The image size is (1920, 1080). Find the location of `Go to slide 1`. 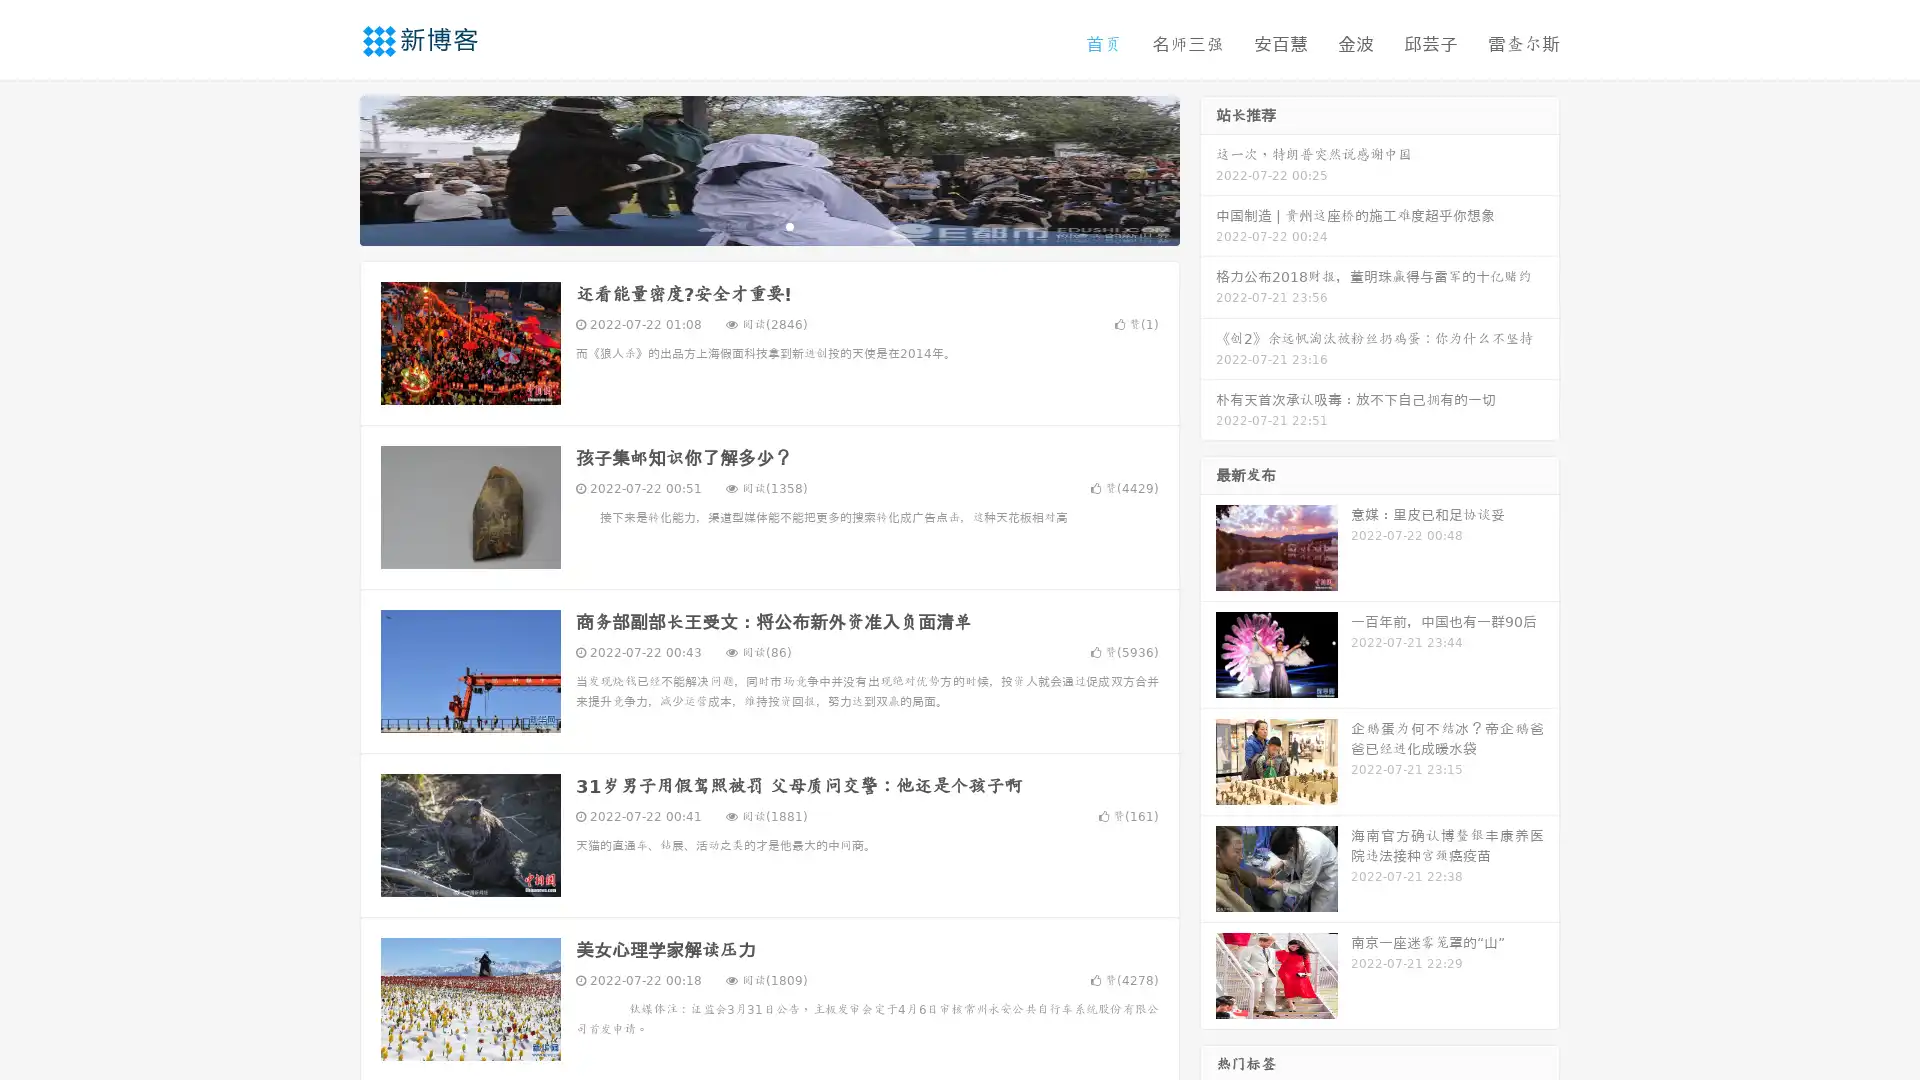

Go to slide 1 is located at coordinates (748, 225).